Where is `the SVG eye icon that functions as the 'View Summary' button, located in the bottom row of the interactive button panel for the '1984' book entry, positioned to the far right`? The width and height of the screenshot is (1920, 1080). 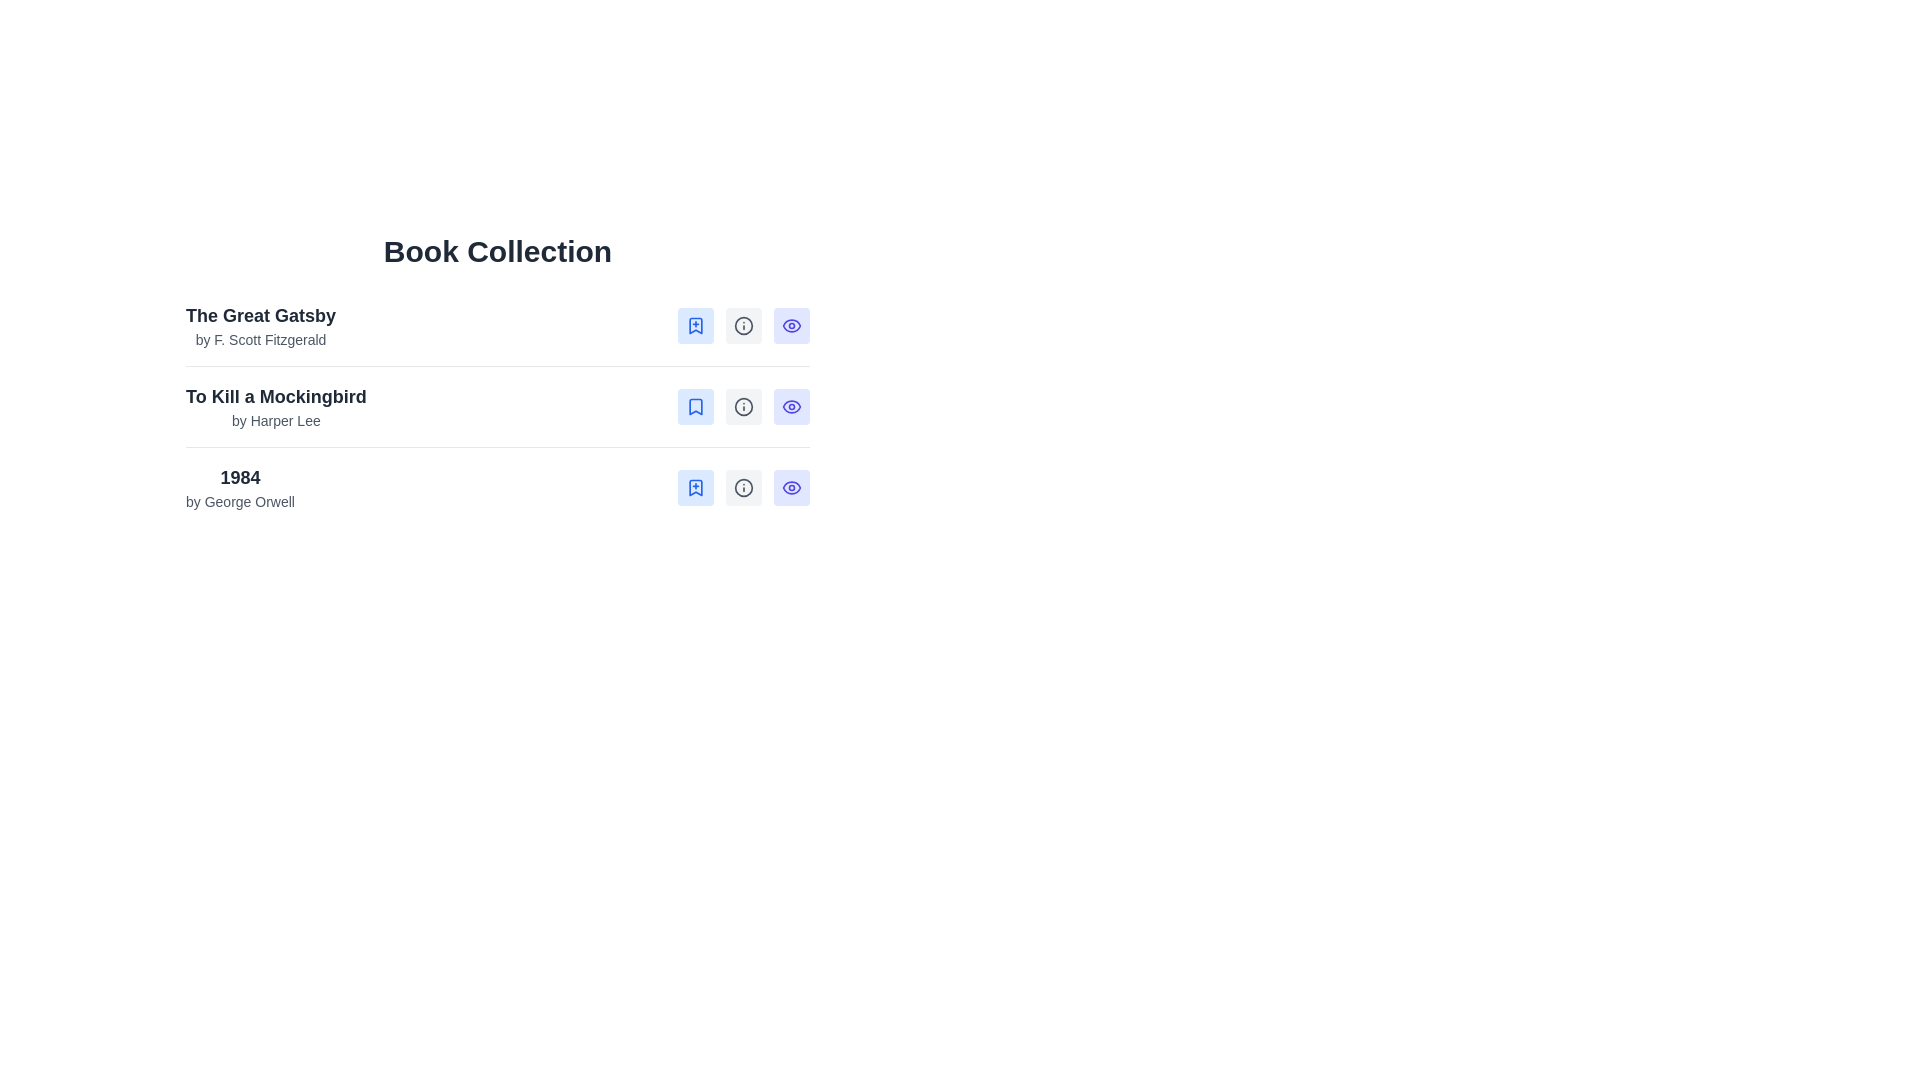
the SVG eye icon that functions as the 'View Summary' button, located in the bottom row of the interactive button panel for the '1984' book entry, positioned to the far right is located at coordinates (791, 488).